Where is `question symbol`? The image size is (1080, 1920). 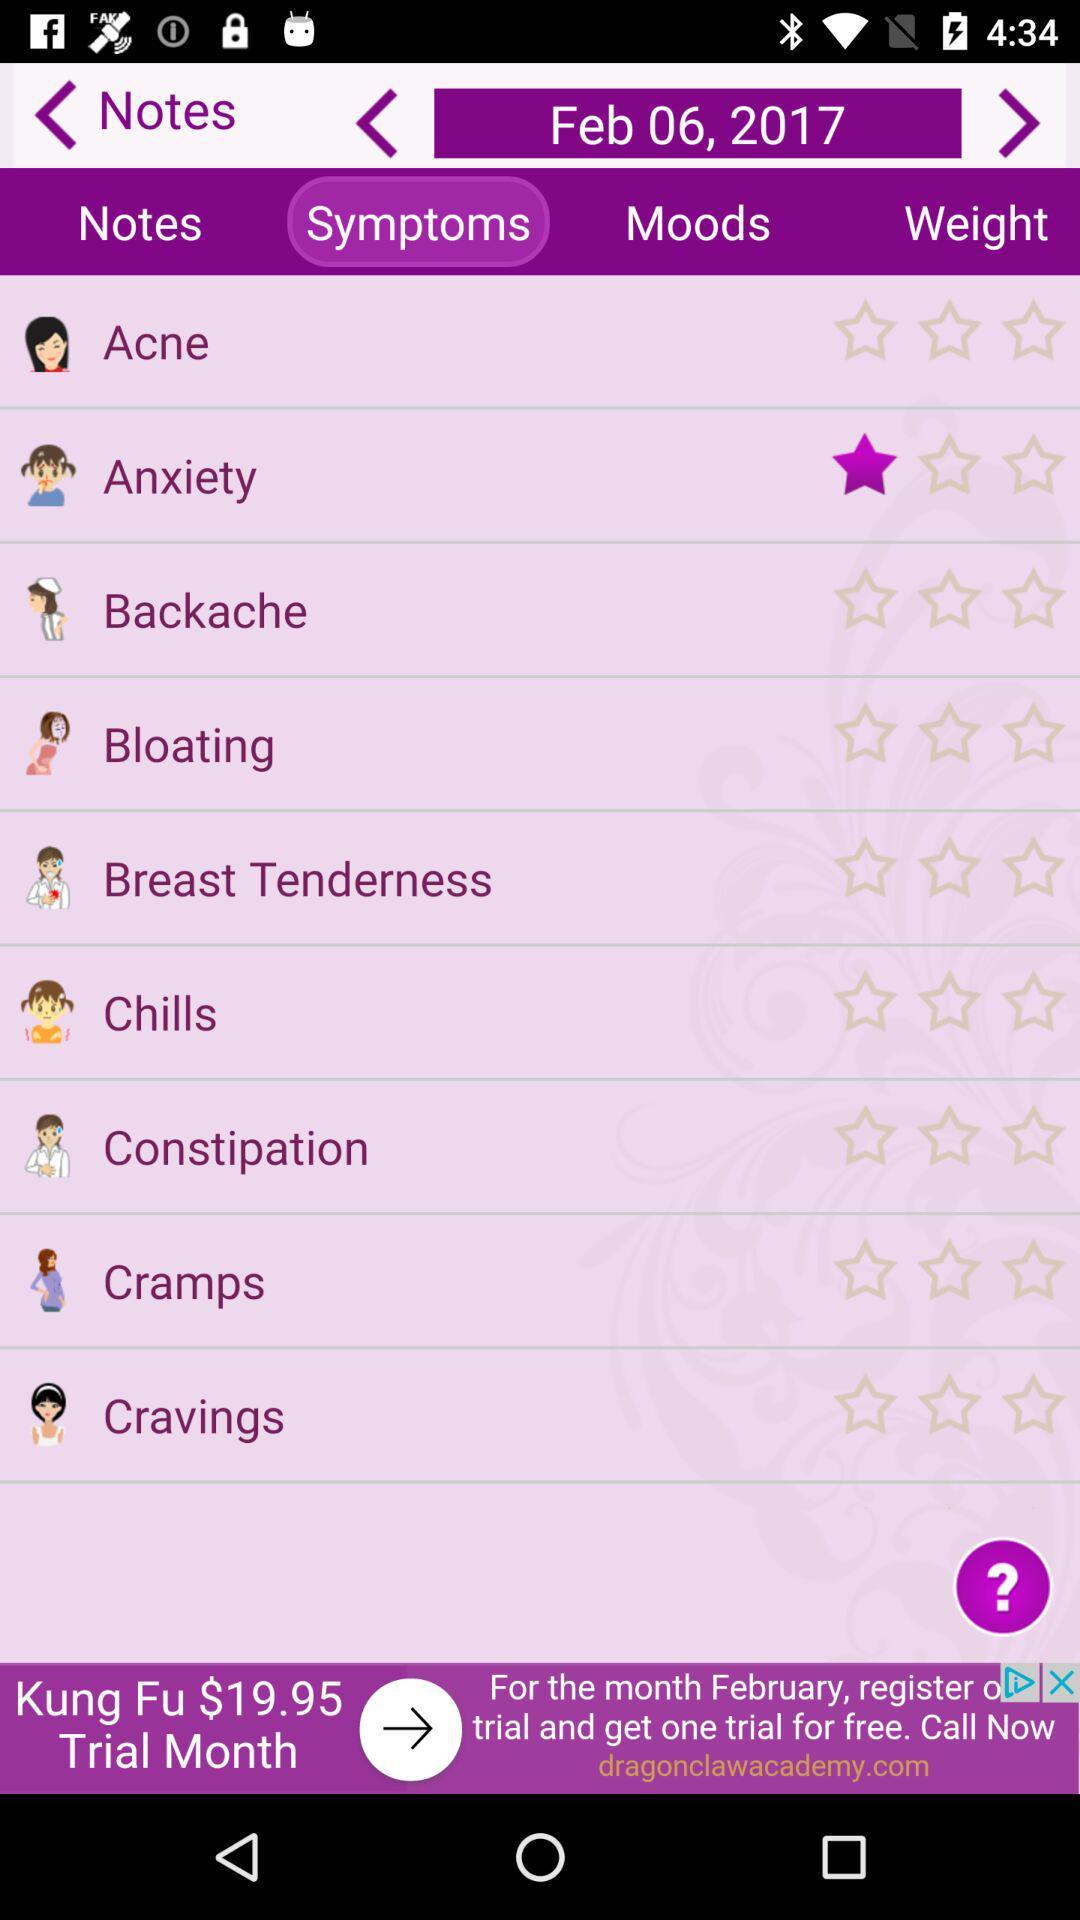 question symbol is located at coordinates (1003, 1584).